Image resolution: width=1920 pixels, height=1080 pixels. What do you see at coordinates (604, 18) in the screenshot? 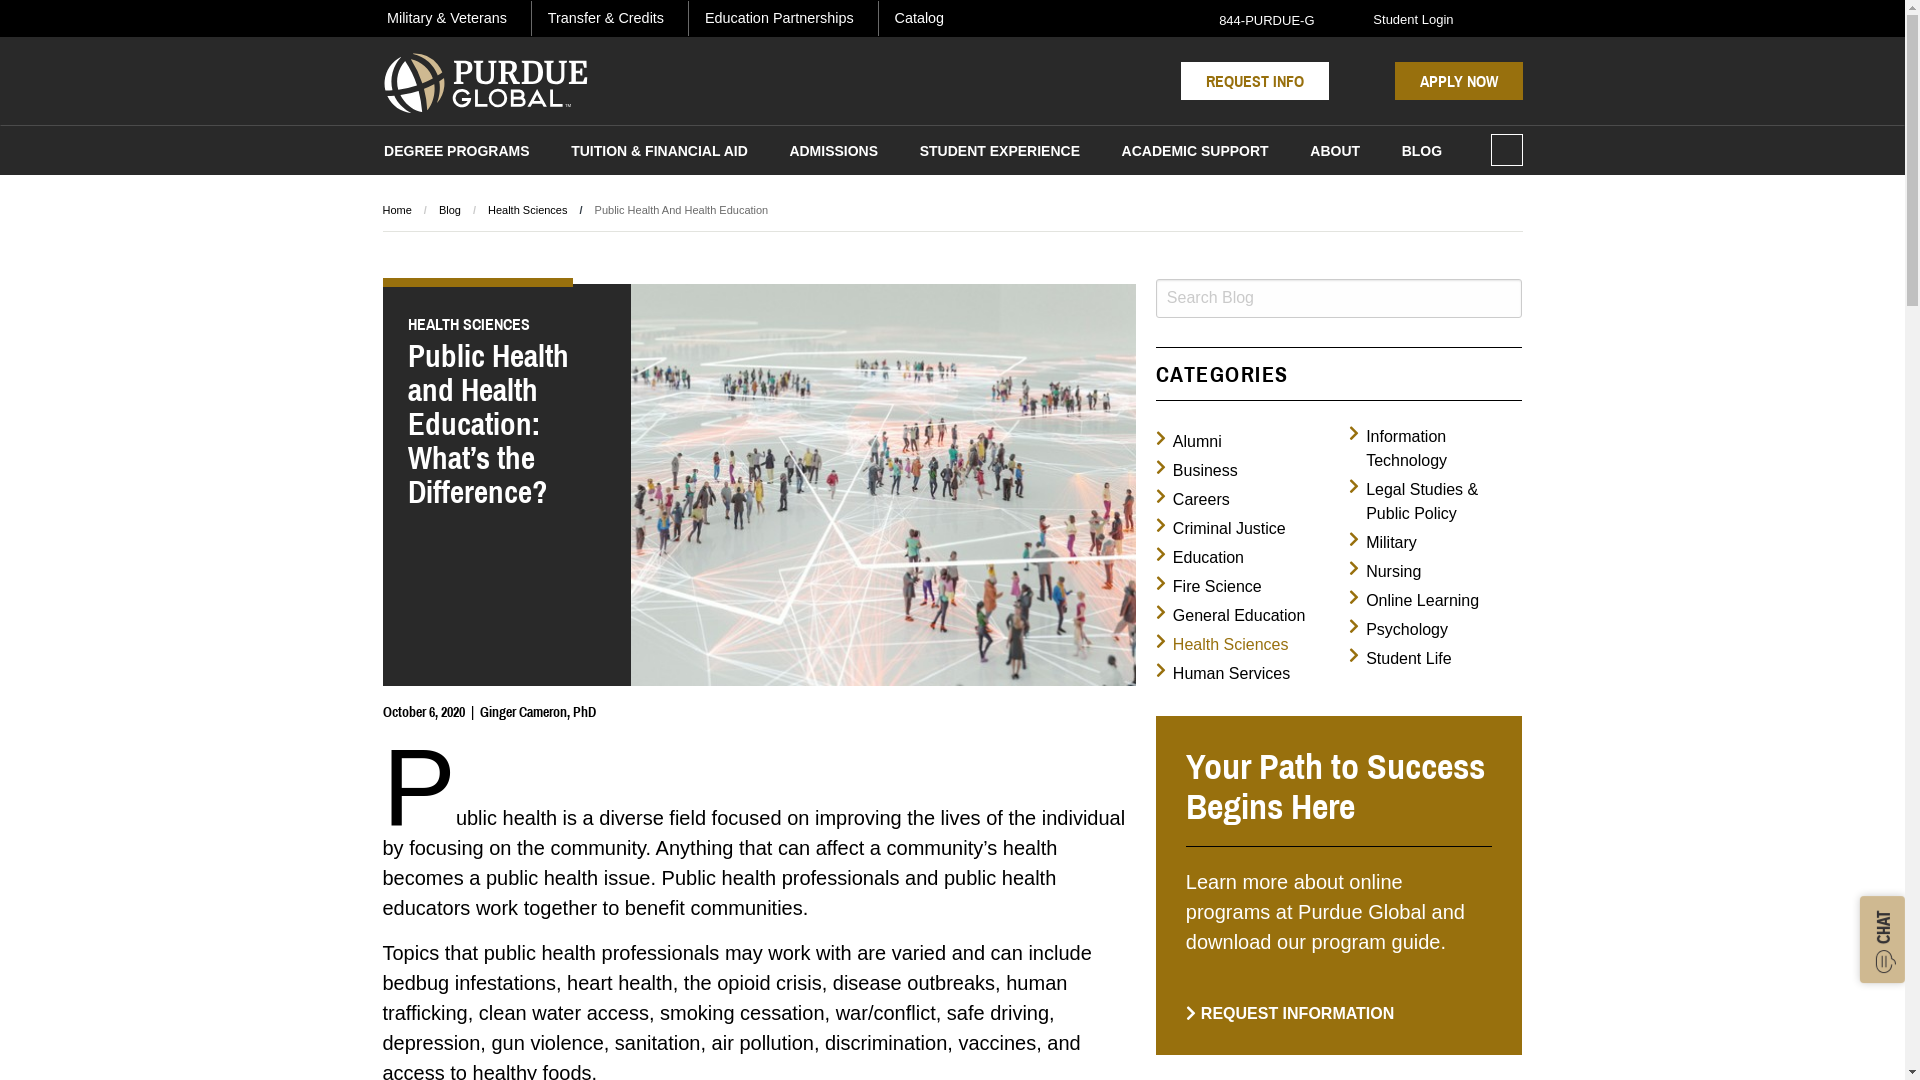
I see `'Transfer & Credits'` at bounding box center [604, 18].